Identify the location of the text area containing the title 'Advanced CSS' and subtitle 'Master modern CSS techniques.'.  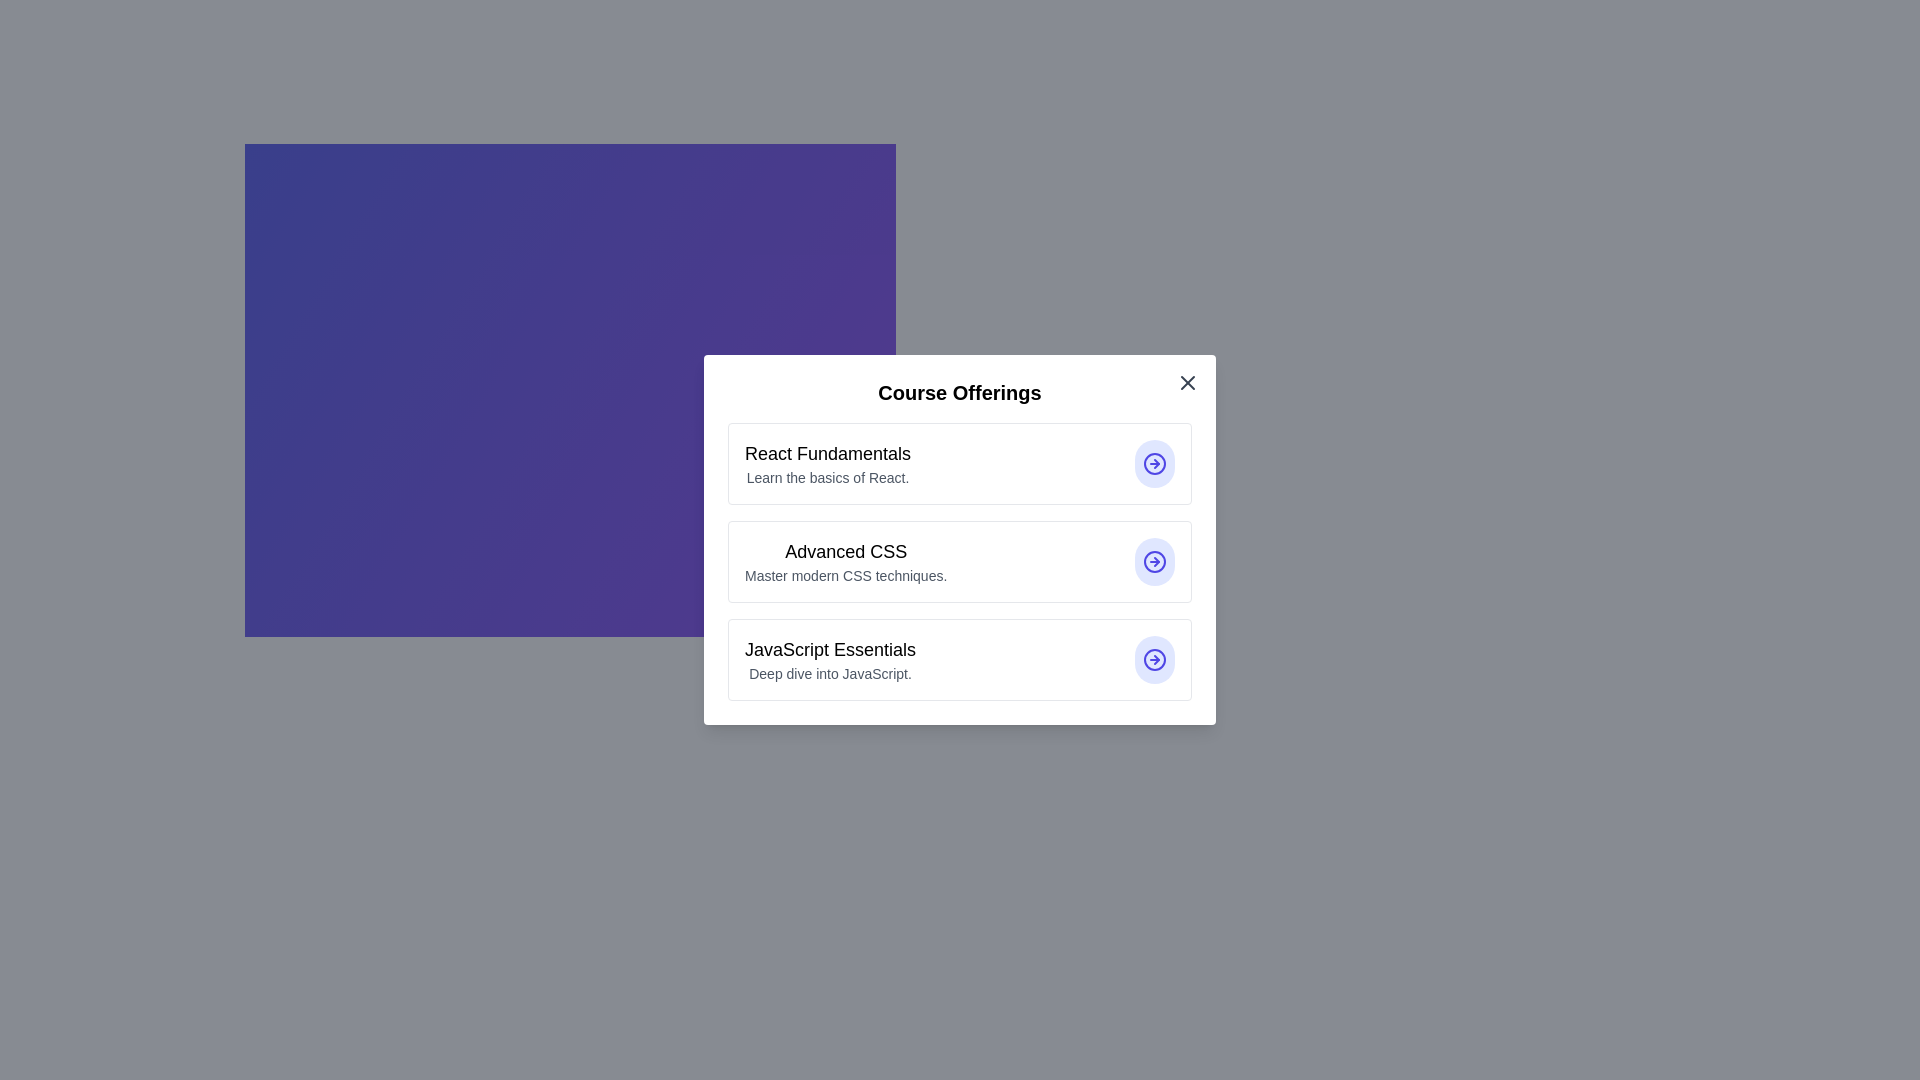
(846, 562).